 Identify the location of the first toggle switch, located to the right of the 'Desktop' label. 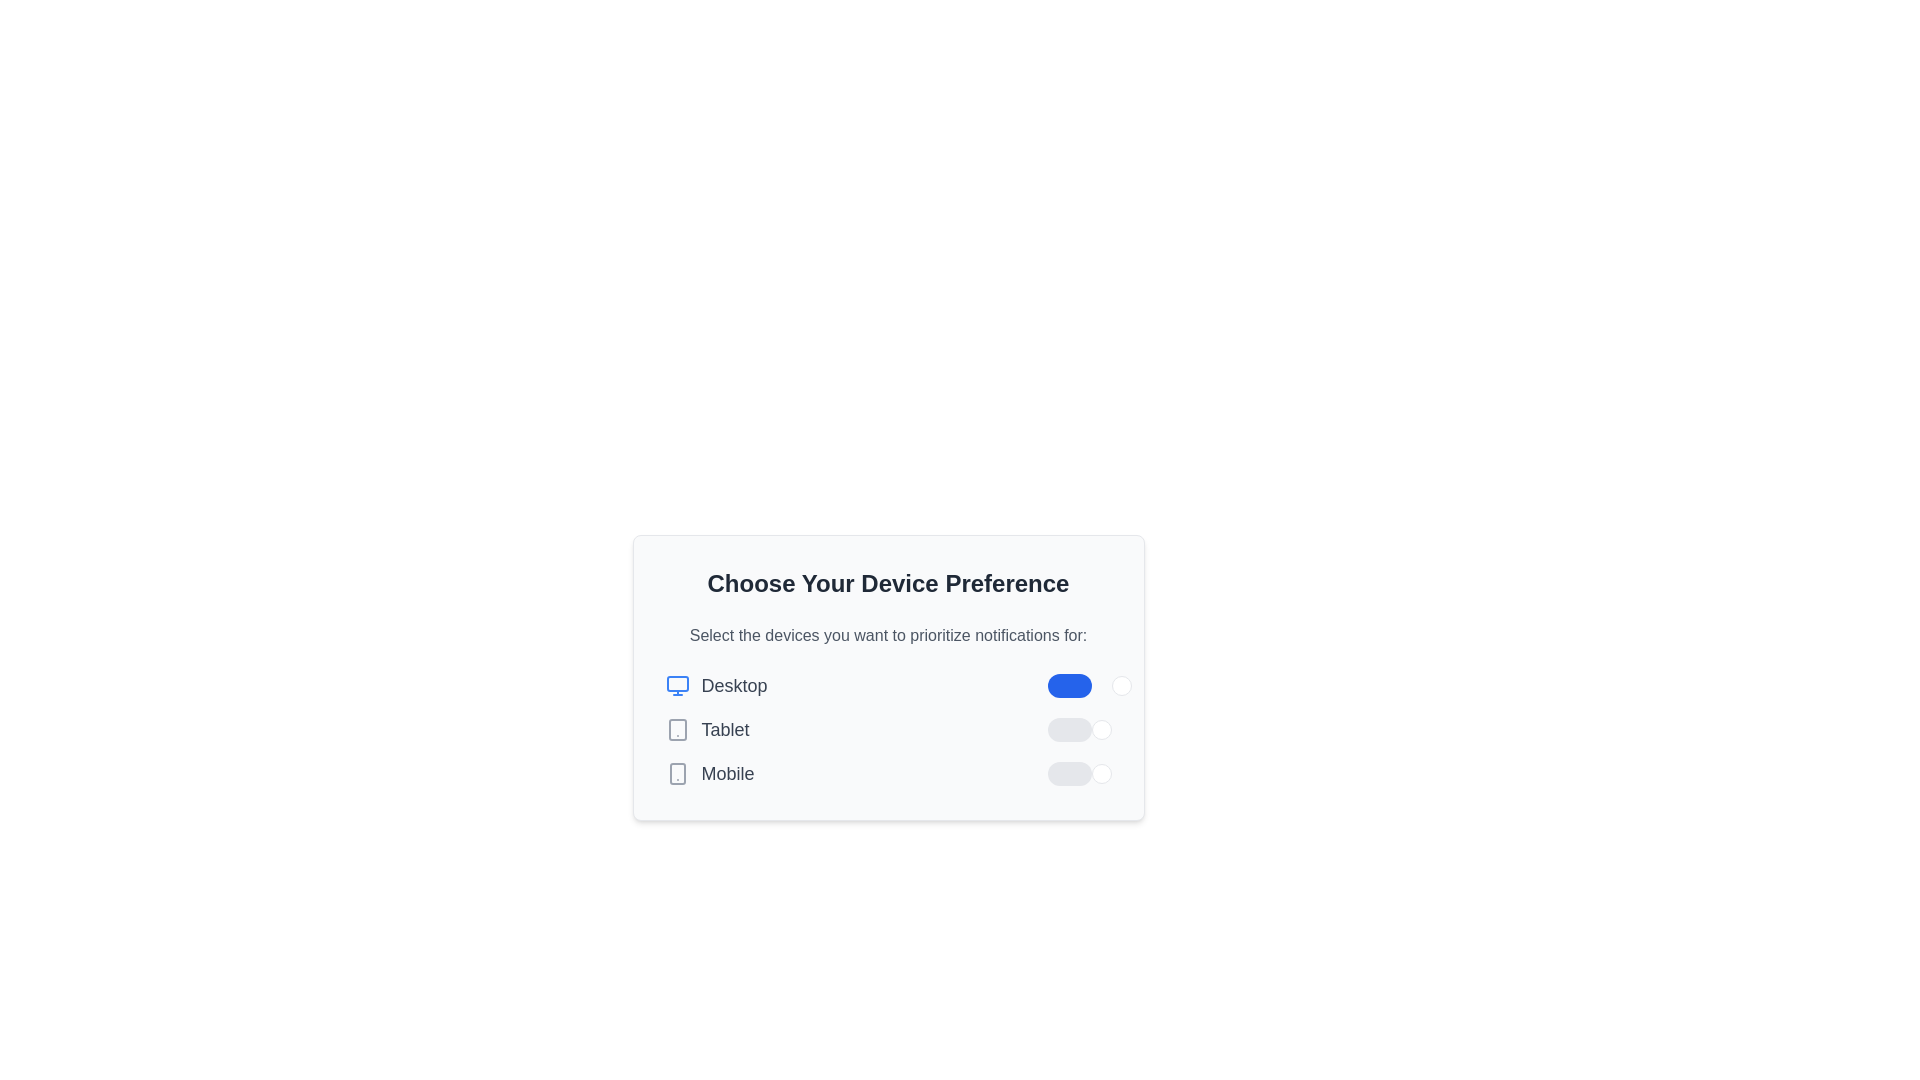
(1078, 685).